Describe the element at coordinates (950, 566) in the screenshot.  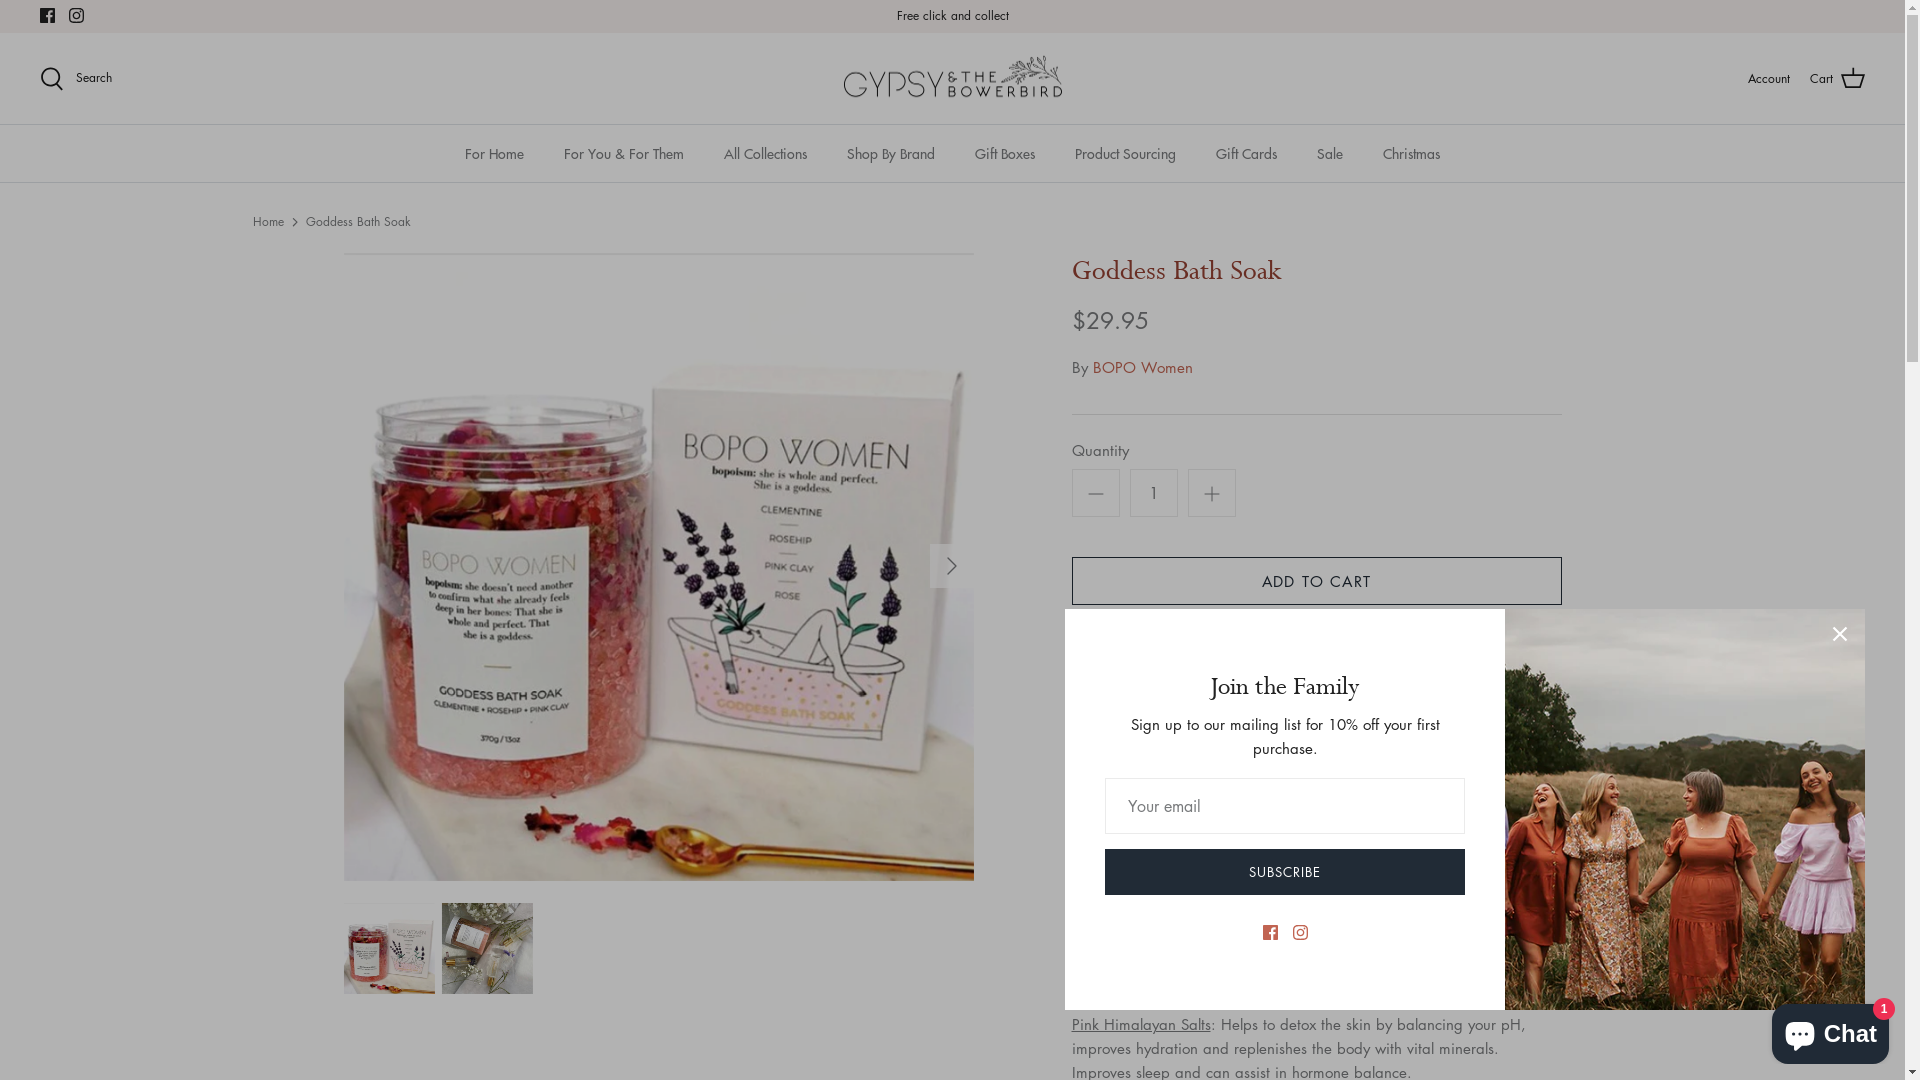
I see `'RIGHT'` at that location.